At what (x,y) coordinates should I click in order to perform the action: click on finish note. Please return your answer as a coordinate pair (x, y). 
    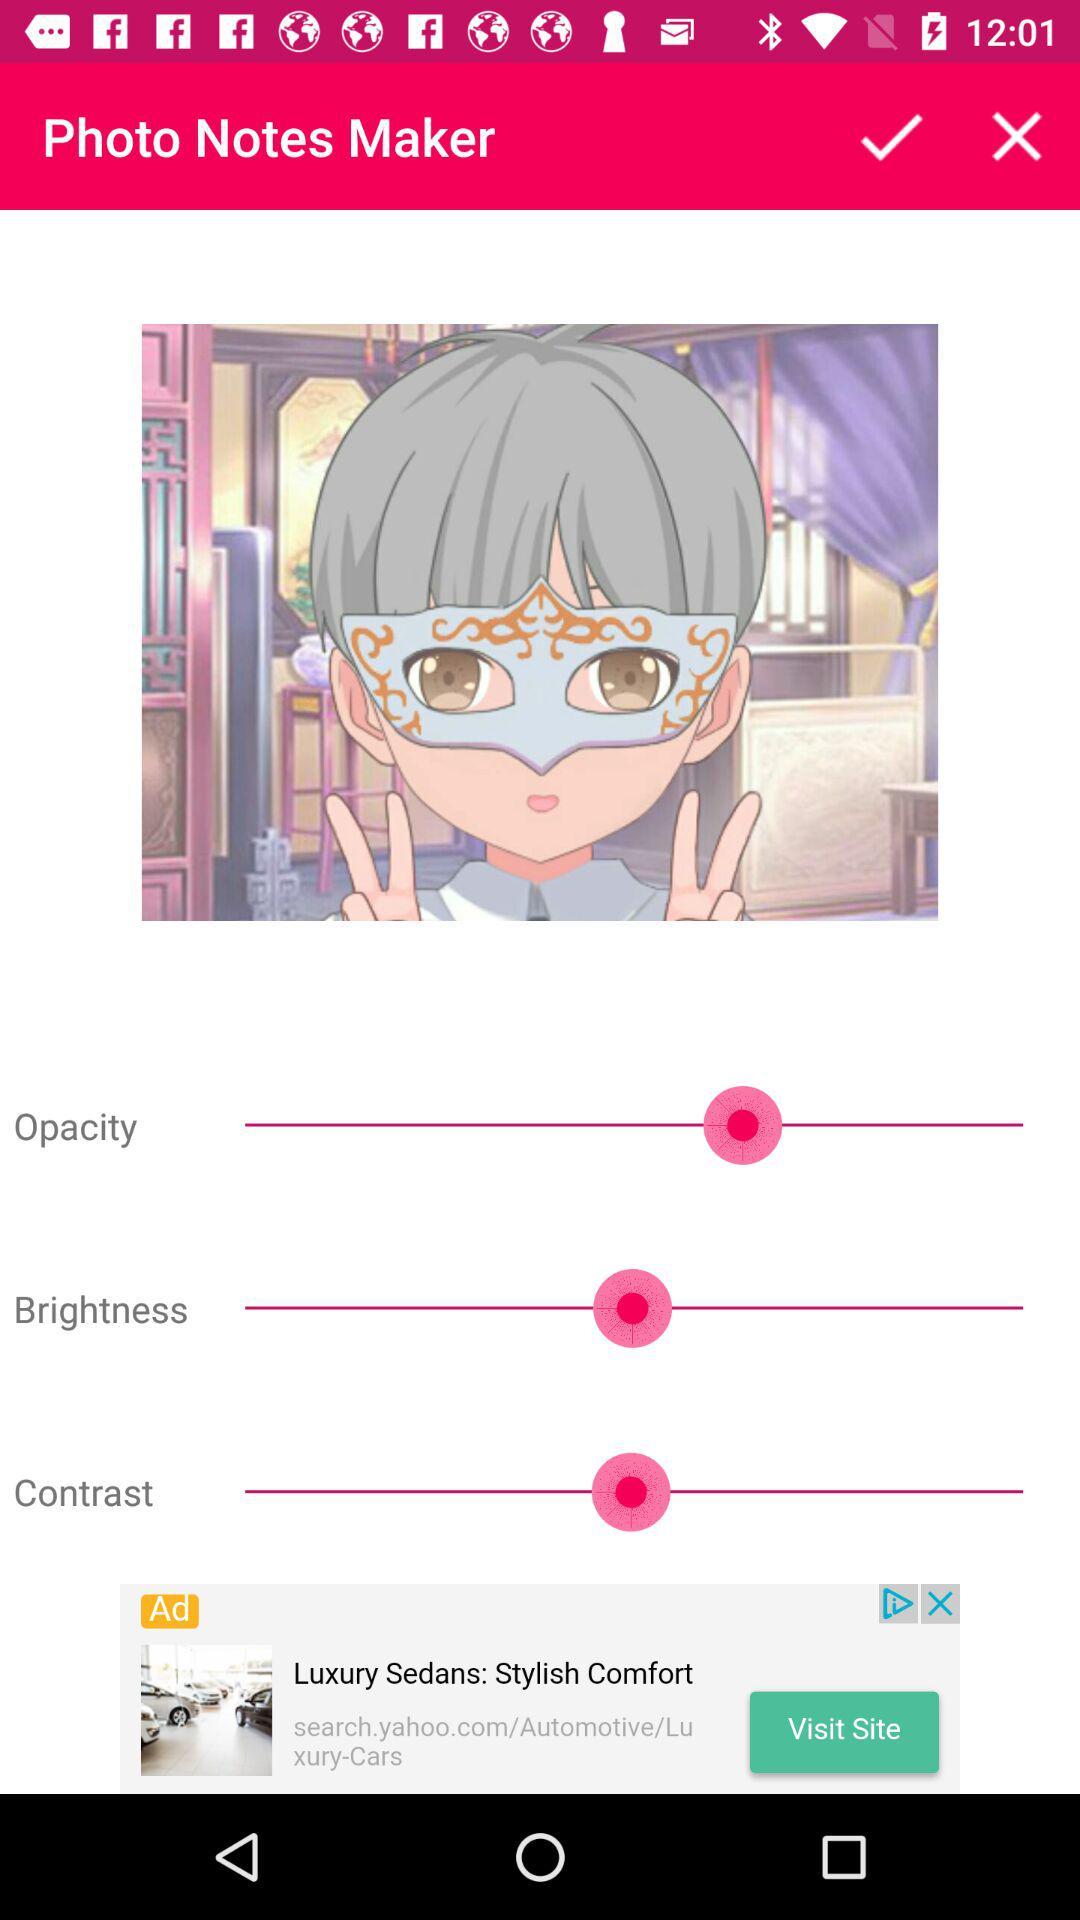
    Looking at the image, I should click on (890, 135).